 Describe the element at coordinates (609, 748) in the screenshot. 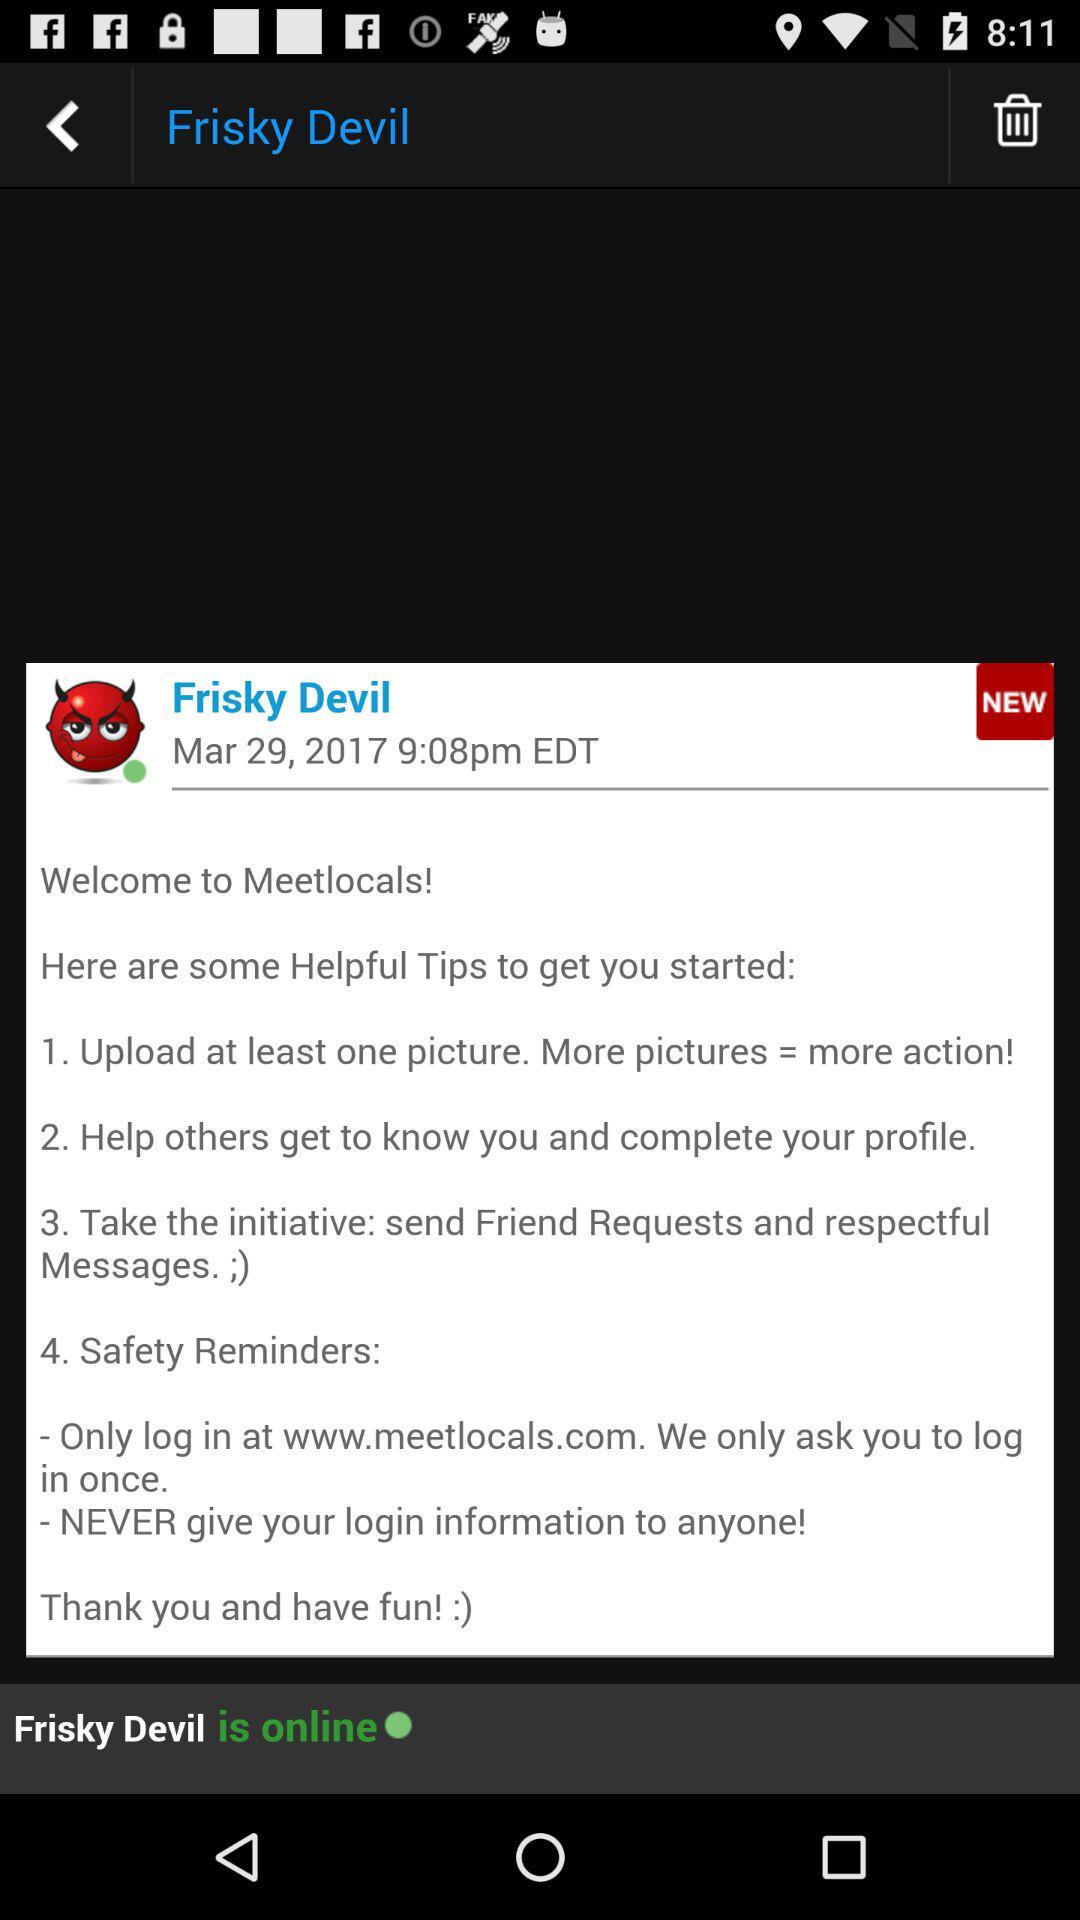

I see `the mar 29 2017 item` at that location.